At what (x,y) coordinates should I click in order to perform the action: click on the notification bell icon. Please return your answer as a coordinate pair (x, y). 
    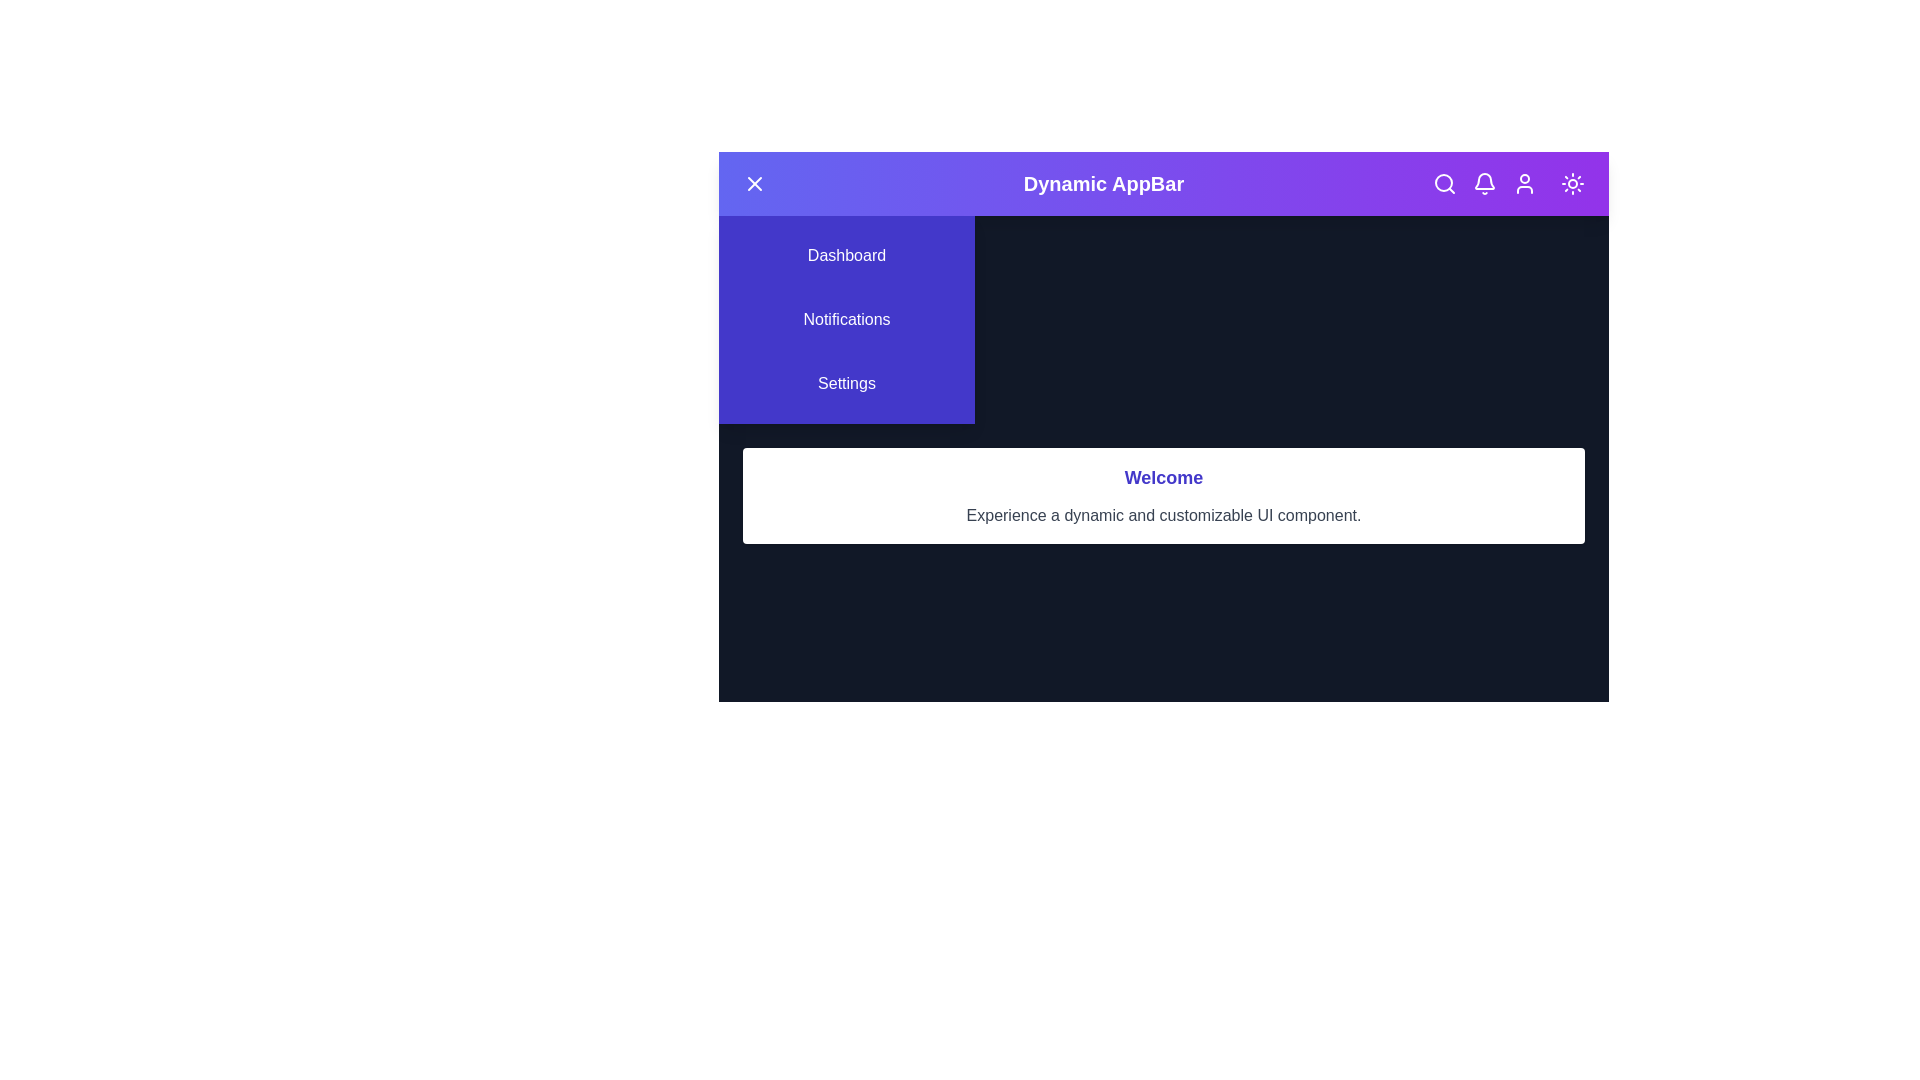
    Looking at the image, I should click on (1484, 184).